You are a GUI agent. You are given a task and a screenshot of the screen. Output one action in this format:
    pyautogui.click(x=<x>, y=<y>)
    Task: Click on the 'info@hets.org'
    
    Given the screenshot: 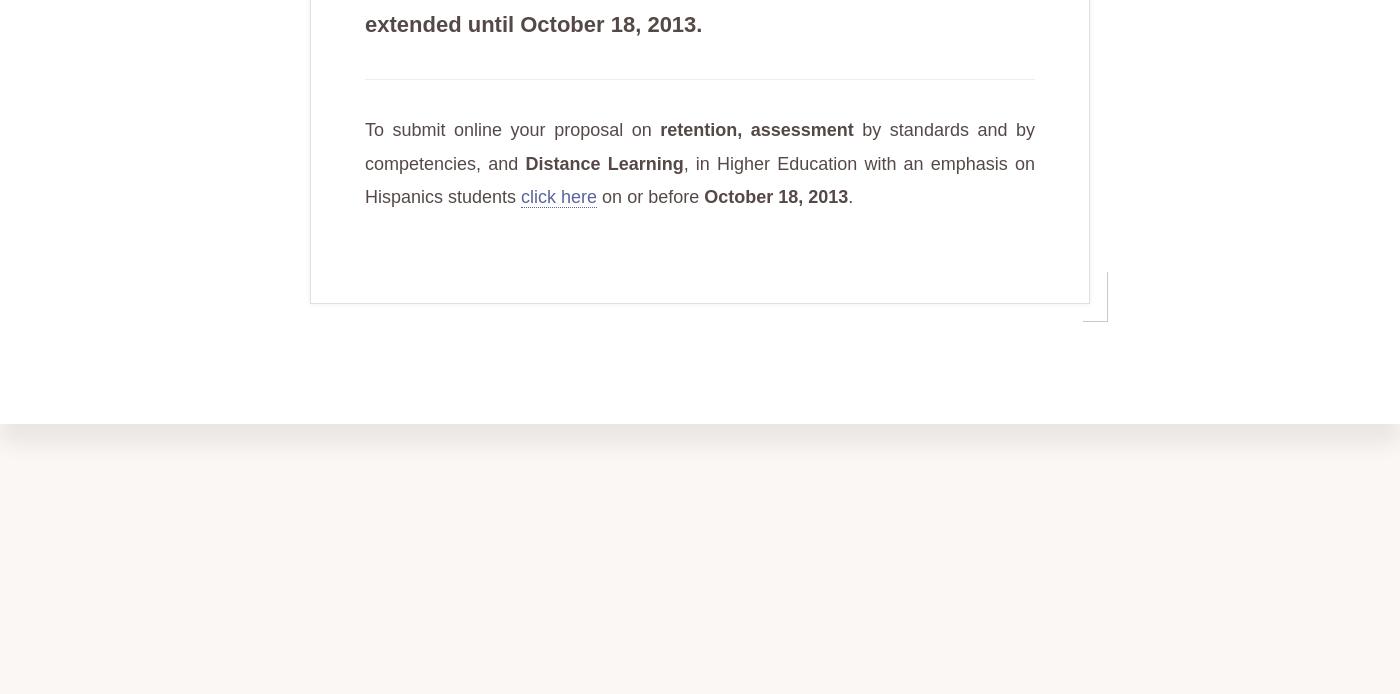 What is the action you would take?
    pyautogui.click(x=1121, y=185)
    